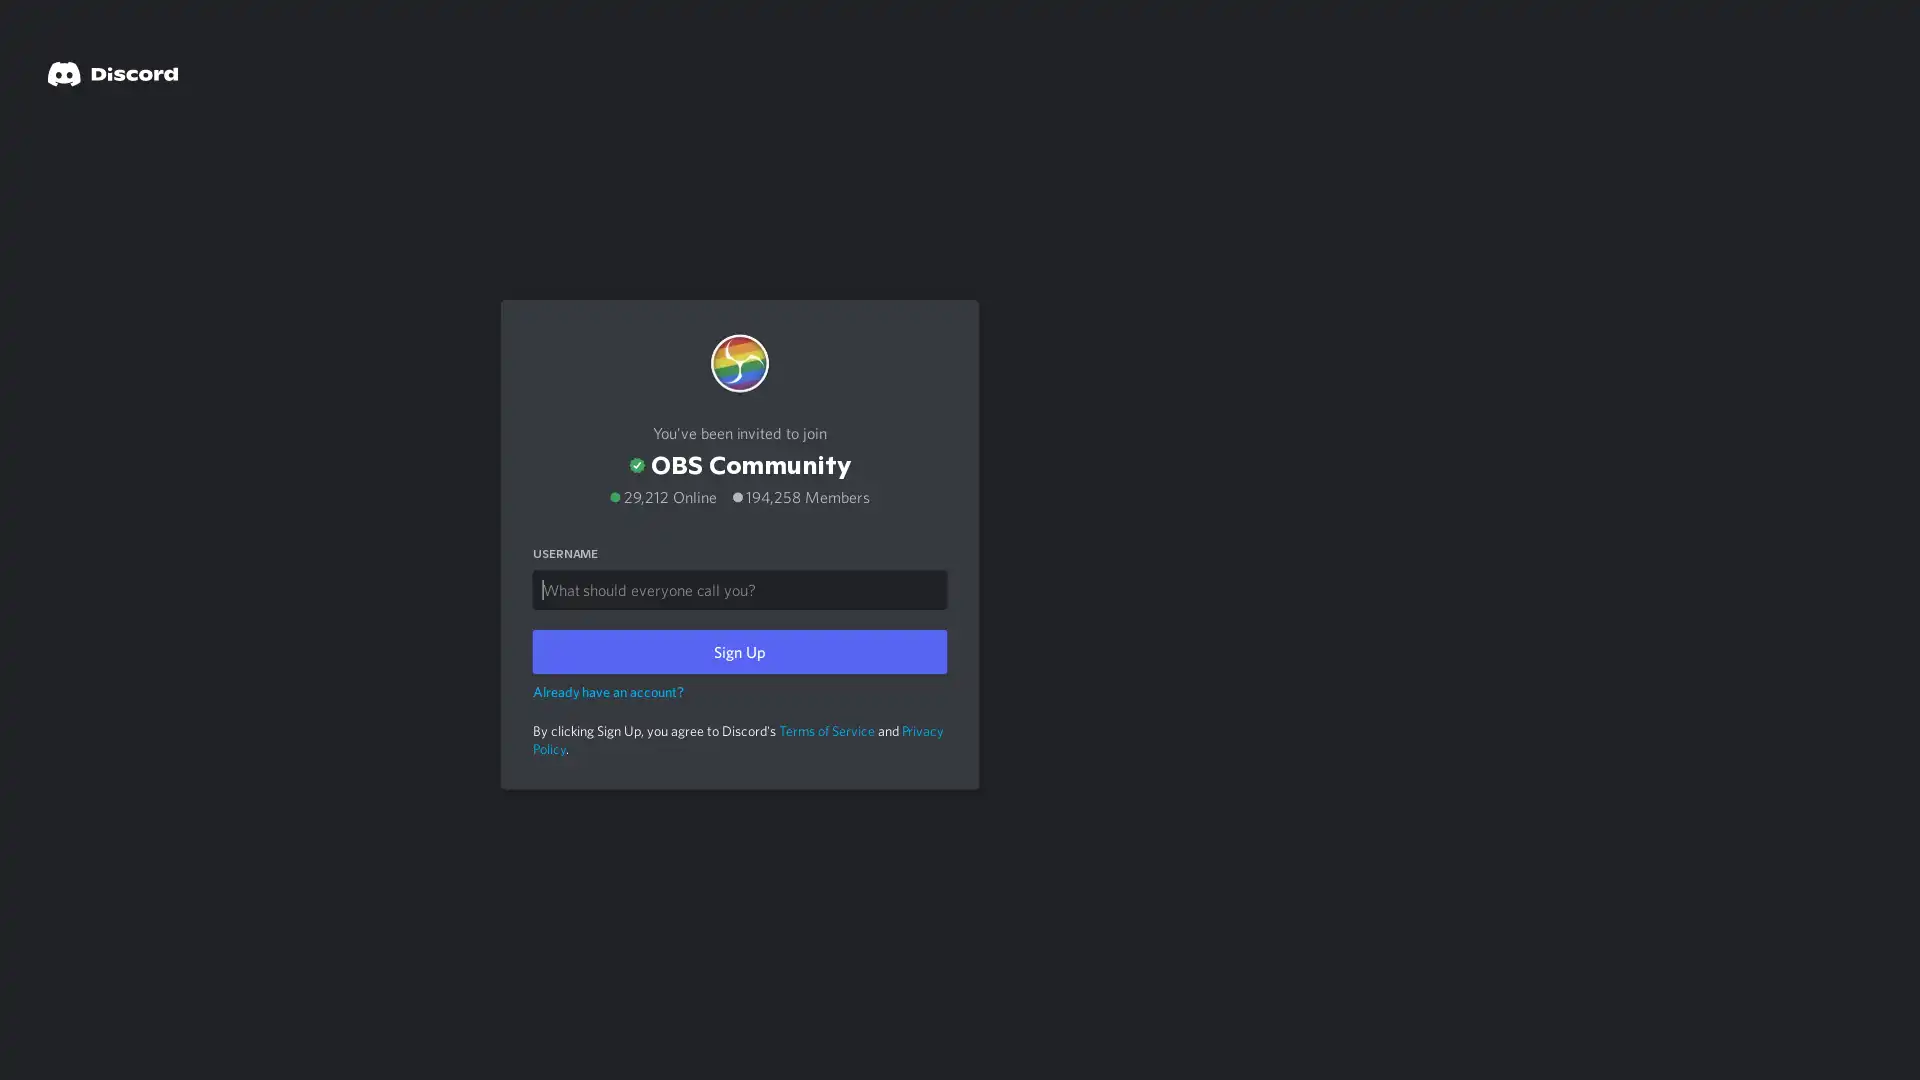 Image resolution: width=1920 pixels, height=1080 pixels. I want to click on Sign Up, so click(738, 647).